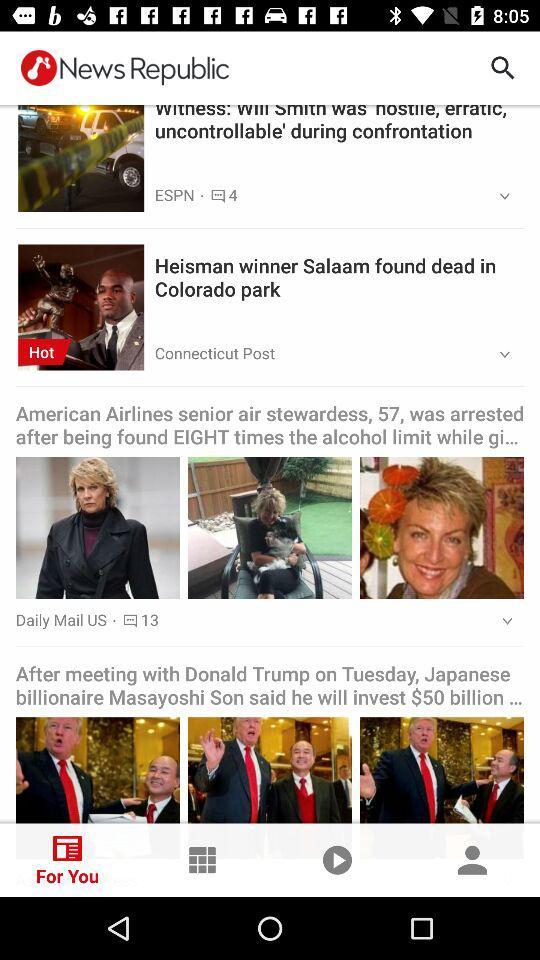 The image size is (540, 960). I want to click on the first image on the web page, so click(80, 147).